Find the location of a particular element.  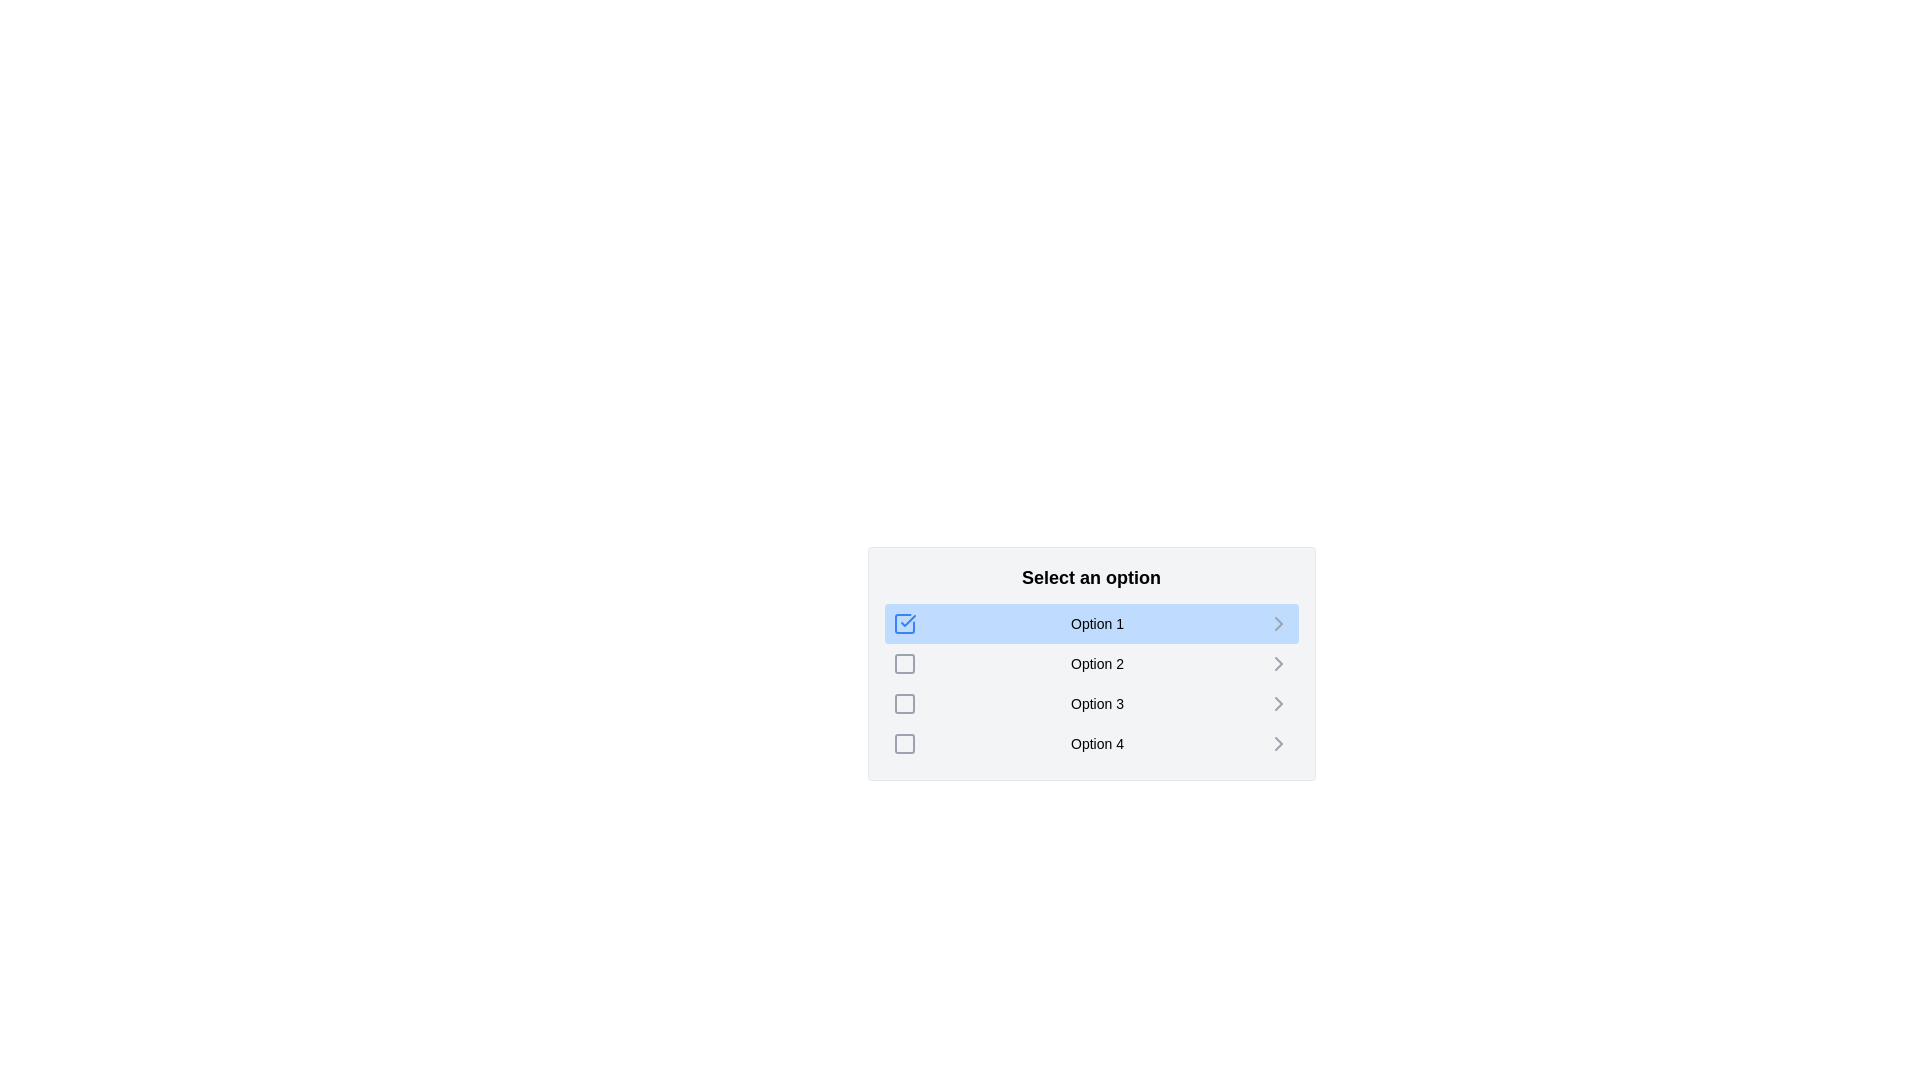

the fourth selectable list item with a checkbox and a navigation icon is located at coordinates (1090, 744).